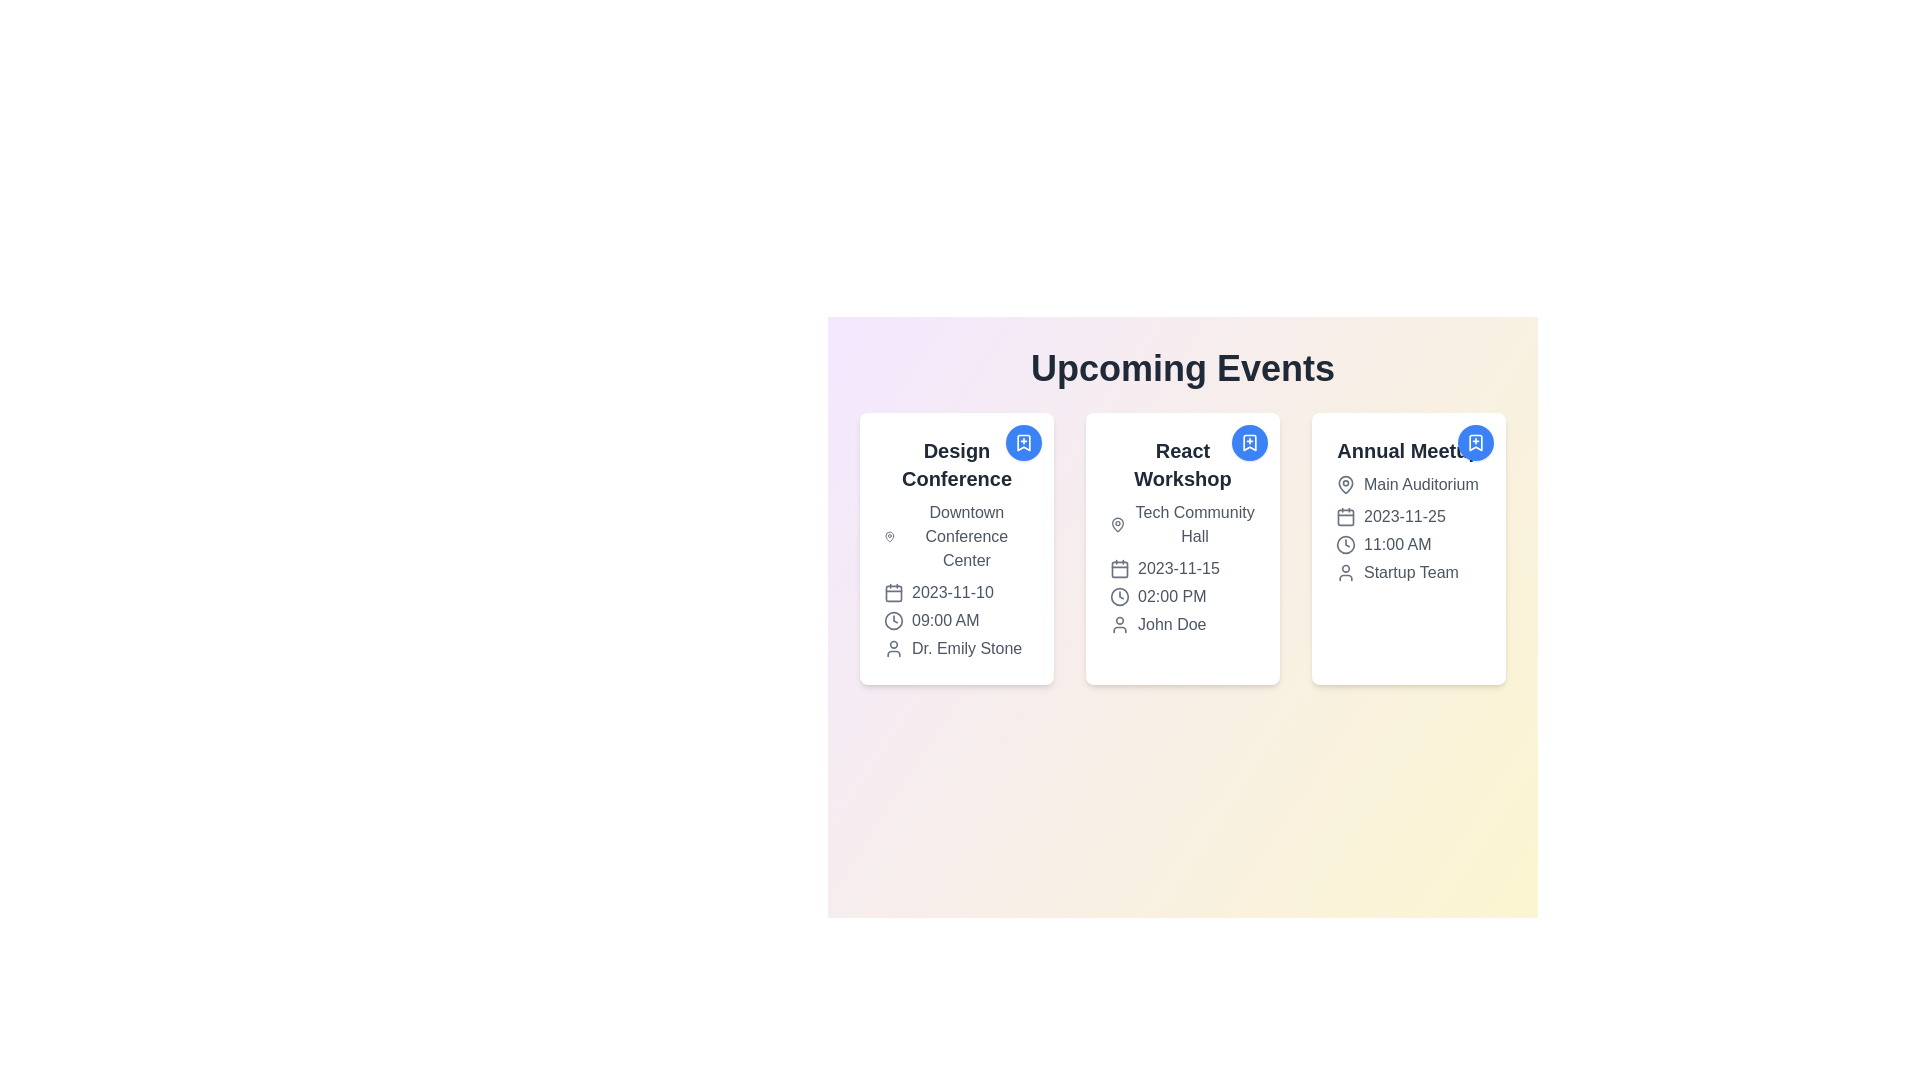 This screenshot has width=1920, height=1080. I want to click on the Text element displaying the start time of the event located in the first card under the '2023-11-10' date entry, positioned above 'Dr. Emily Stone', so click(955, 620).